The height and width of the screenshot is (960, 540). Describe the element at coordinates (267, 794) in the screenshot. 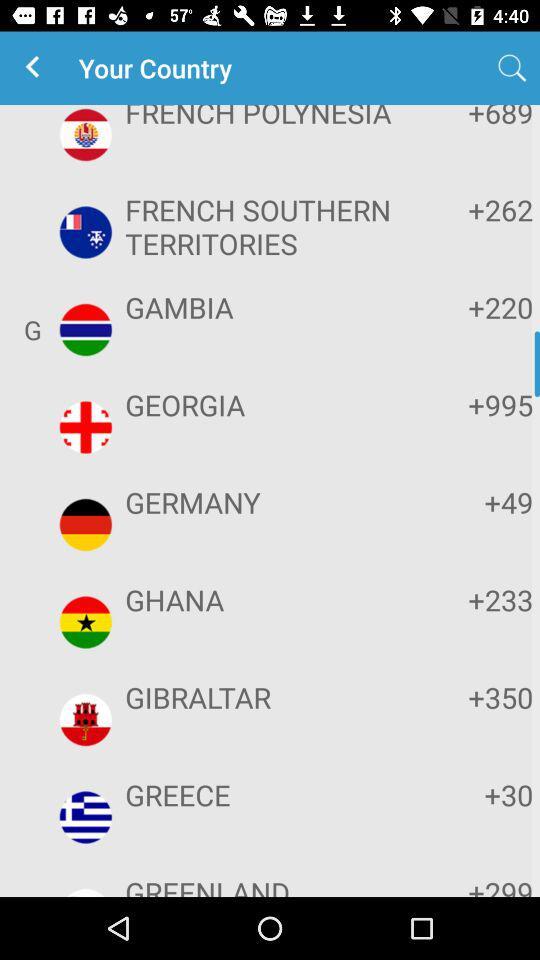

I see `the icon below the gibraltar item` at that location.